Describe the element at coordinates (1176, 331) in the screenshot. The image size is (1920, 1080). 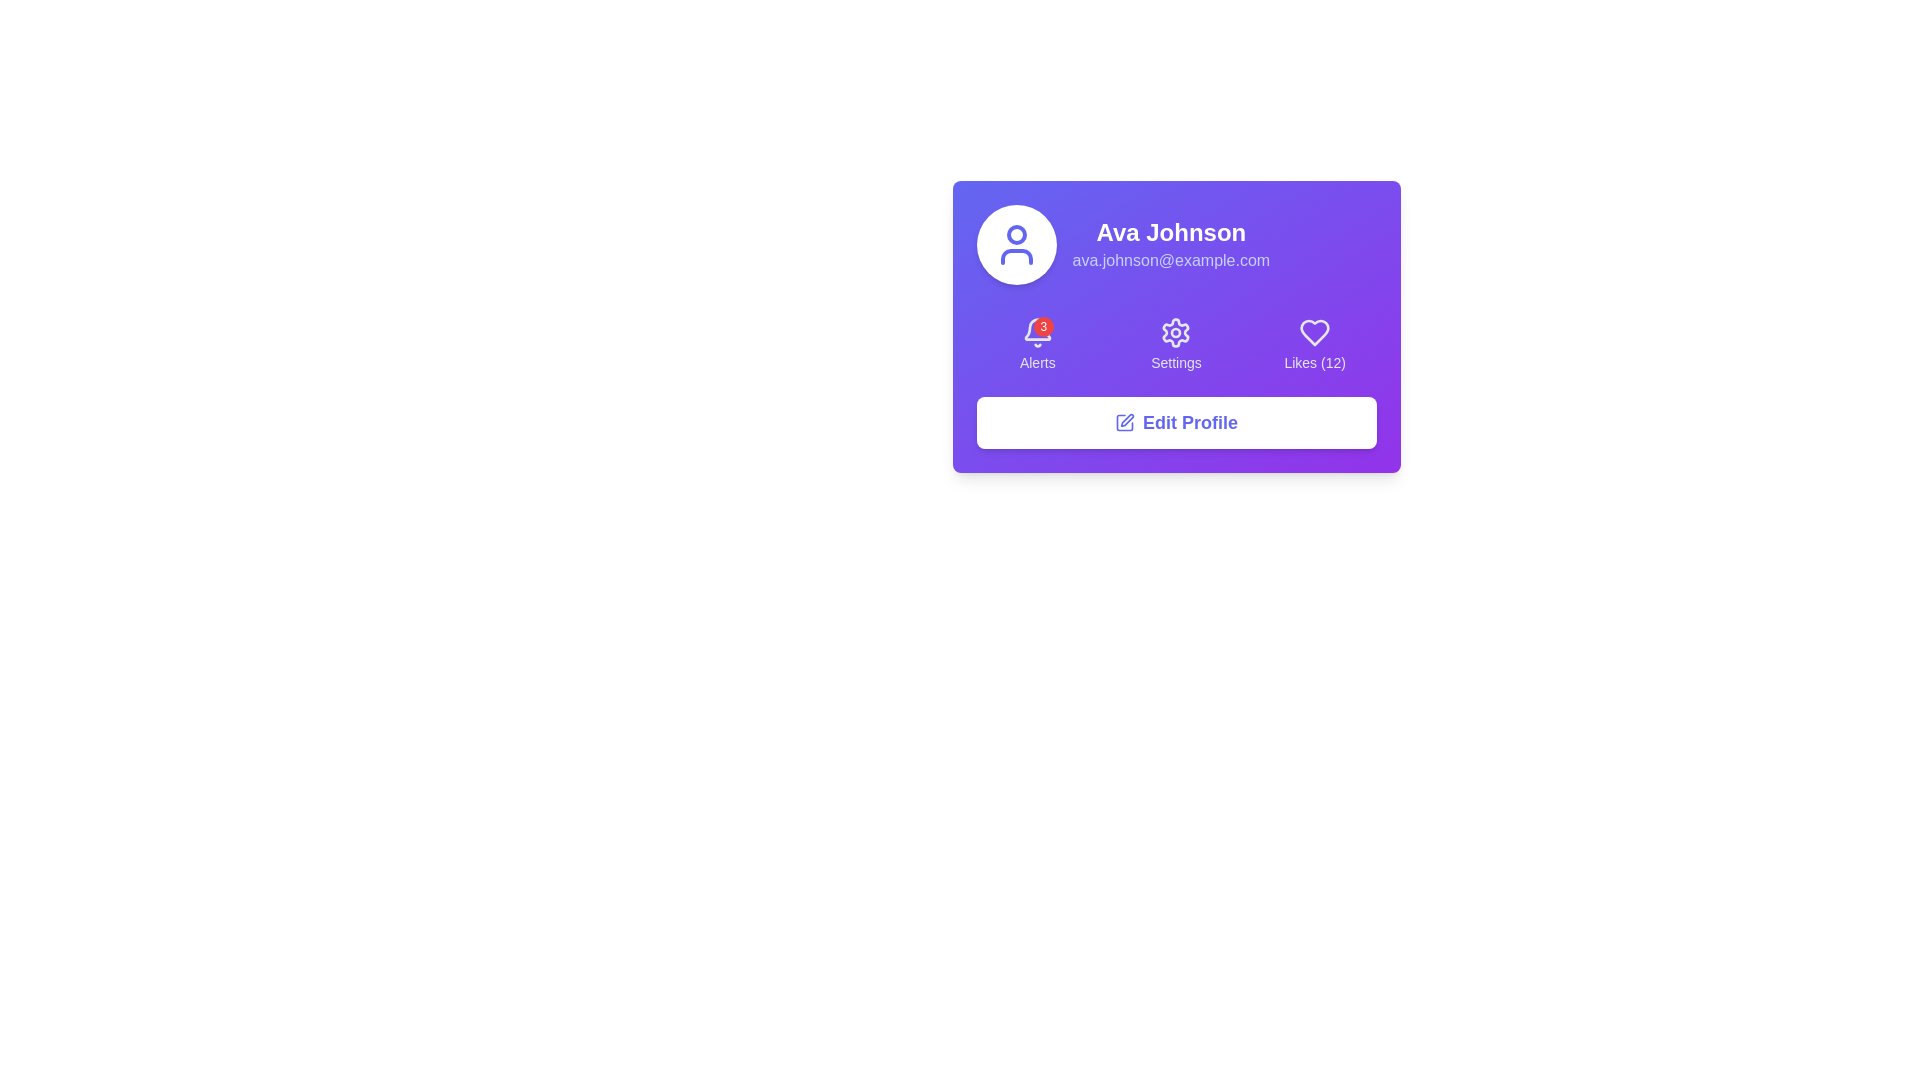
I see `the Gear icon, which is the spiky part of the settings icon located below the user's name and email` at that location.